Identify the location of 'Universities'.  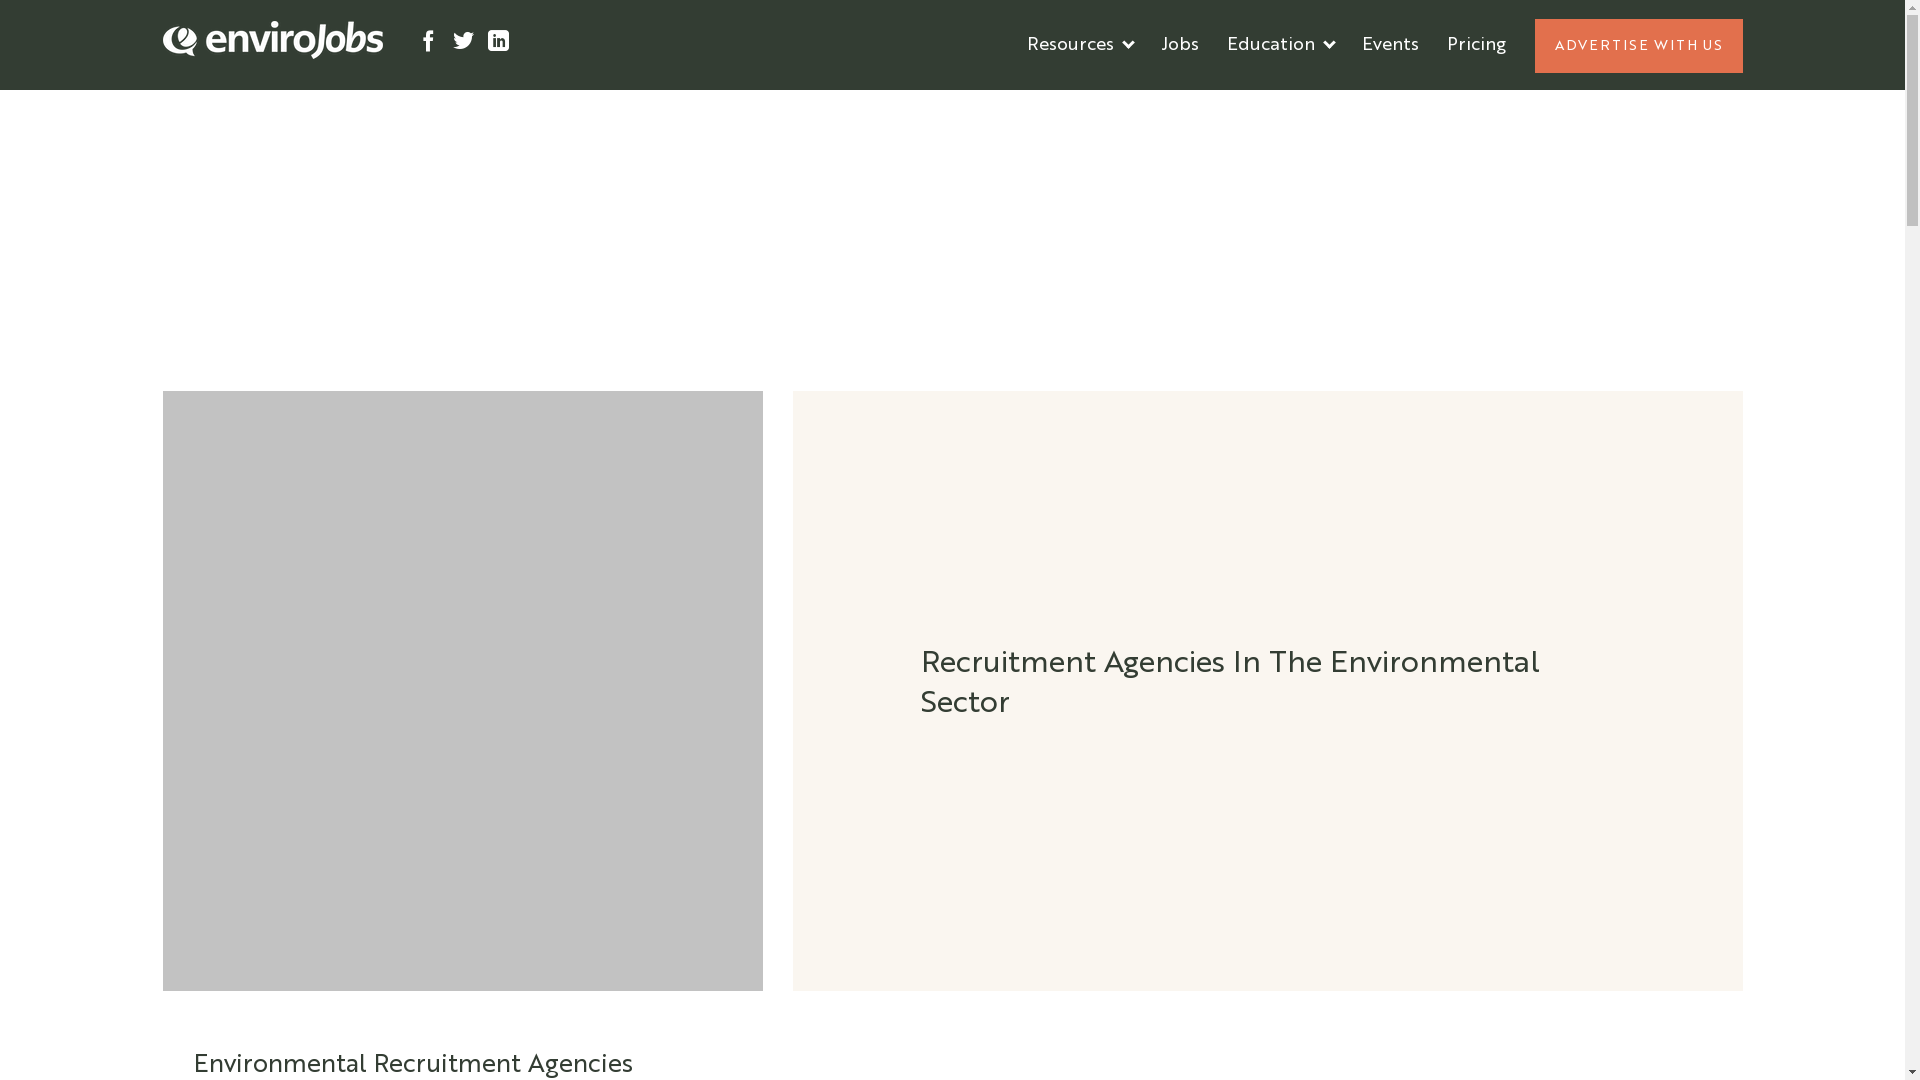
(1274, 105).